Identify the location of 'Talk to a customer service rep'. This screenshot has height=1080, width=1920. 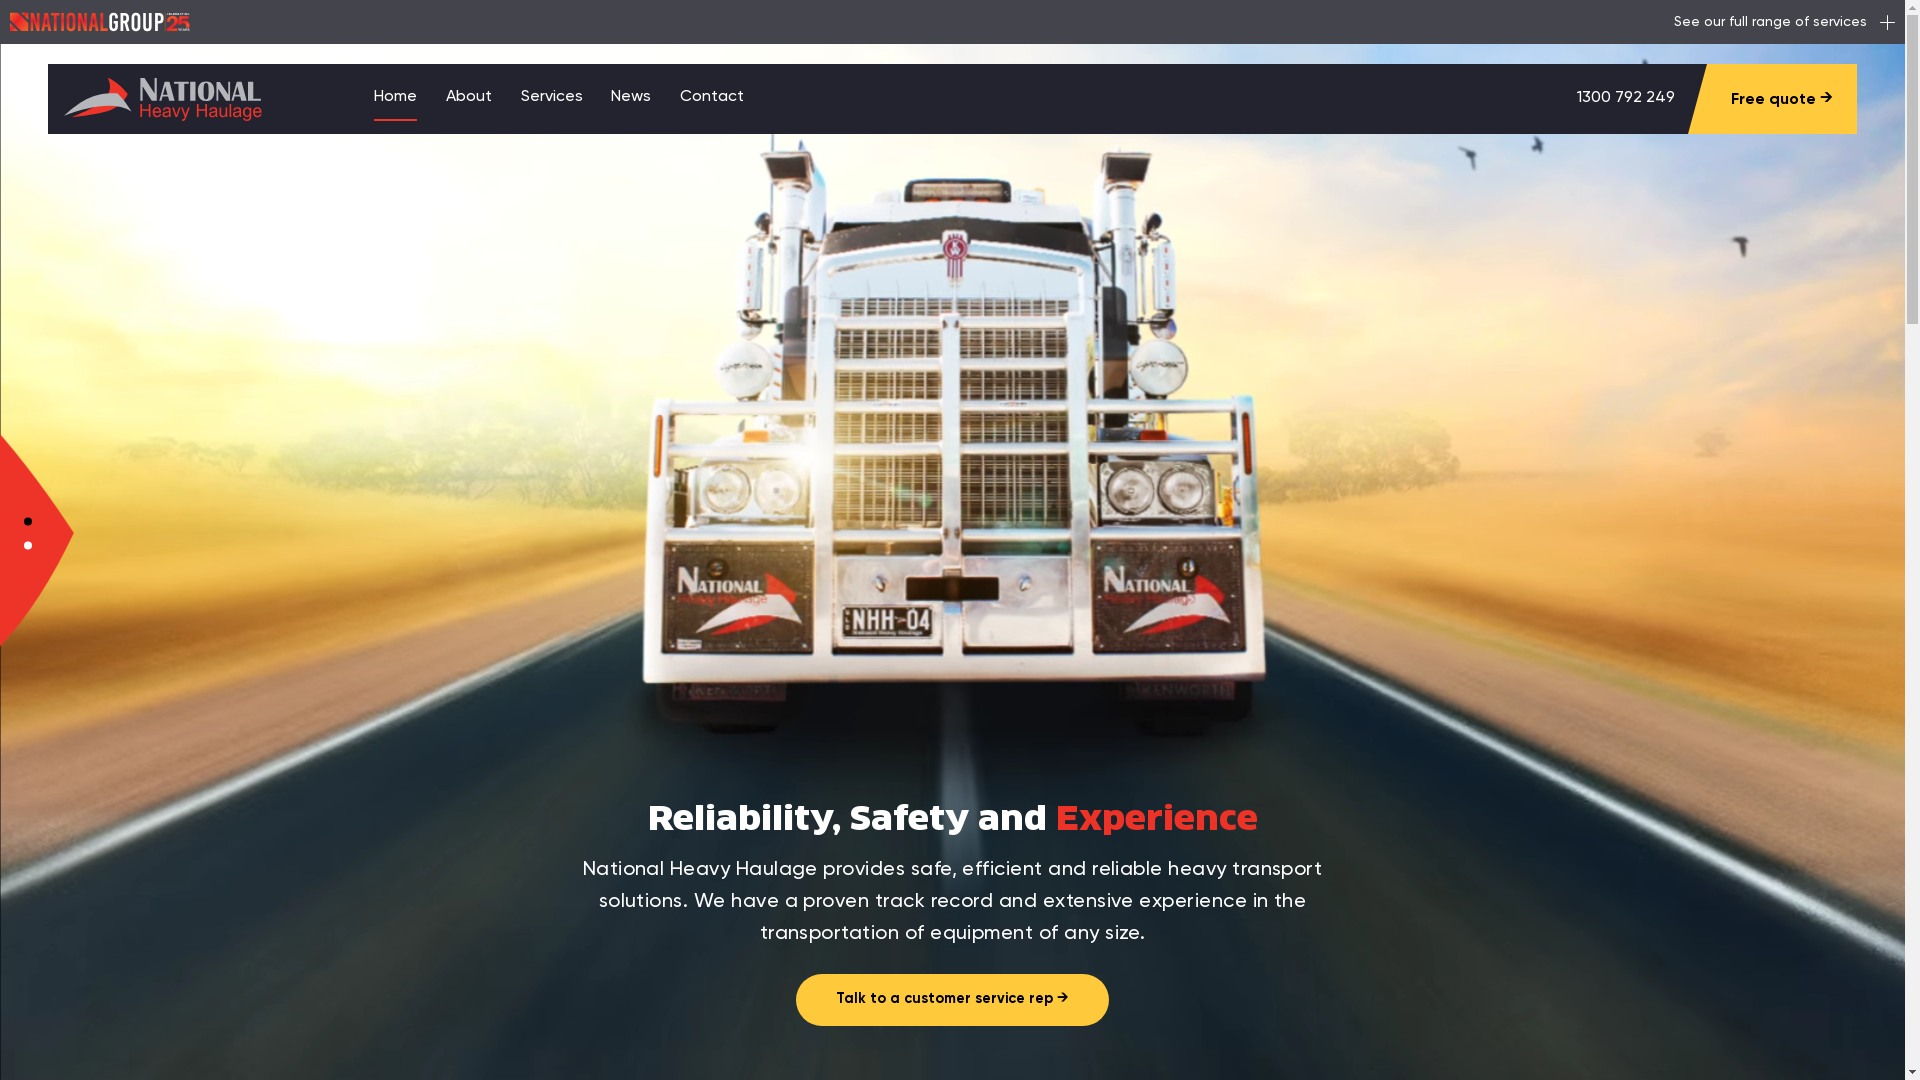
(952, 1014).